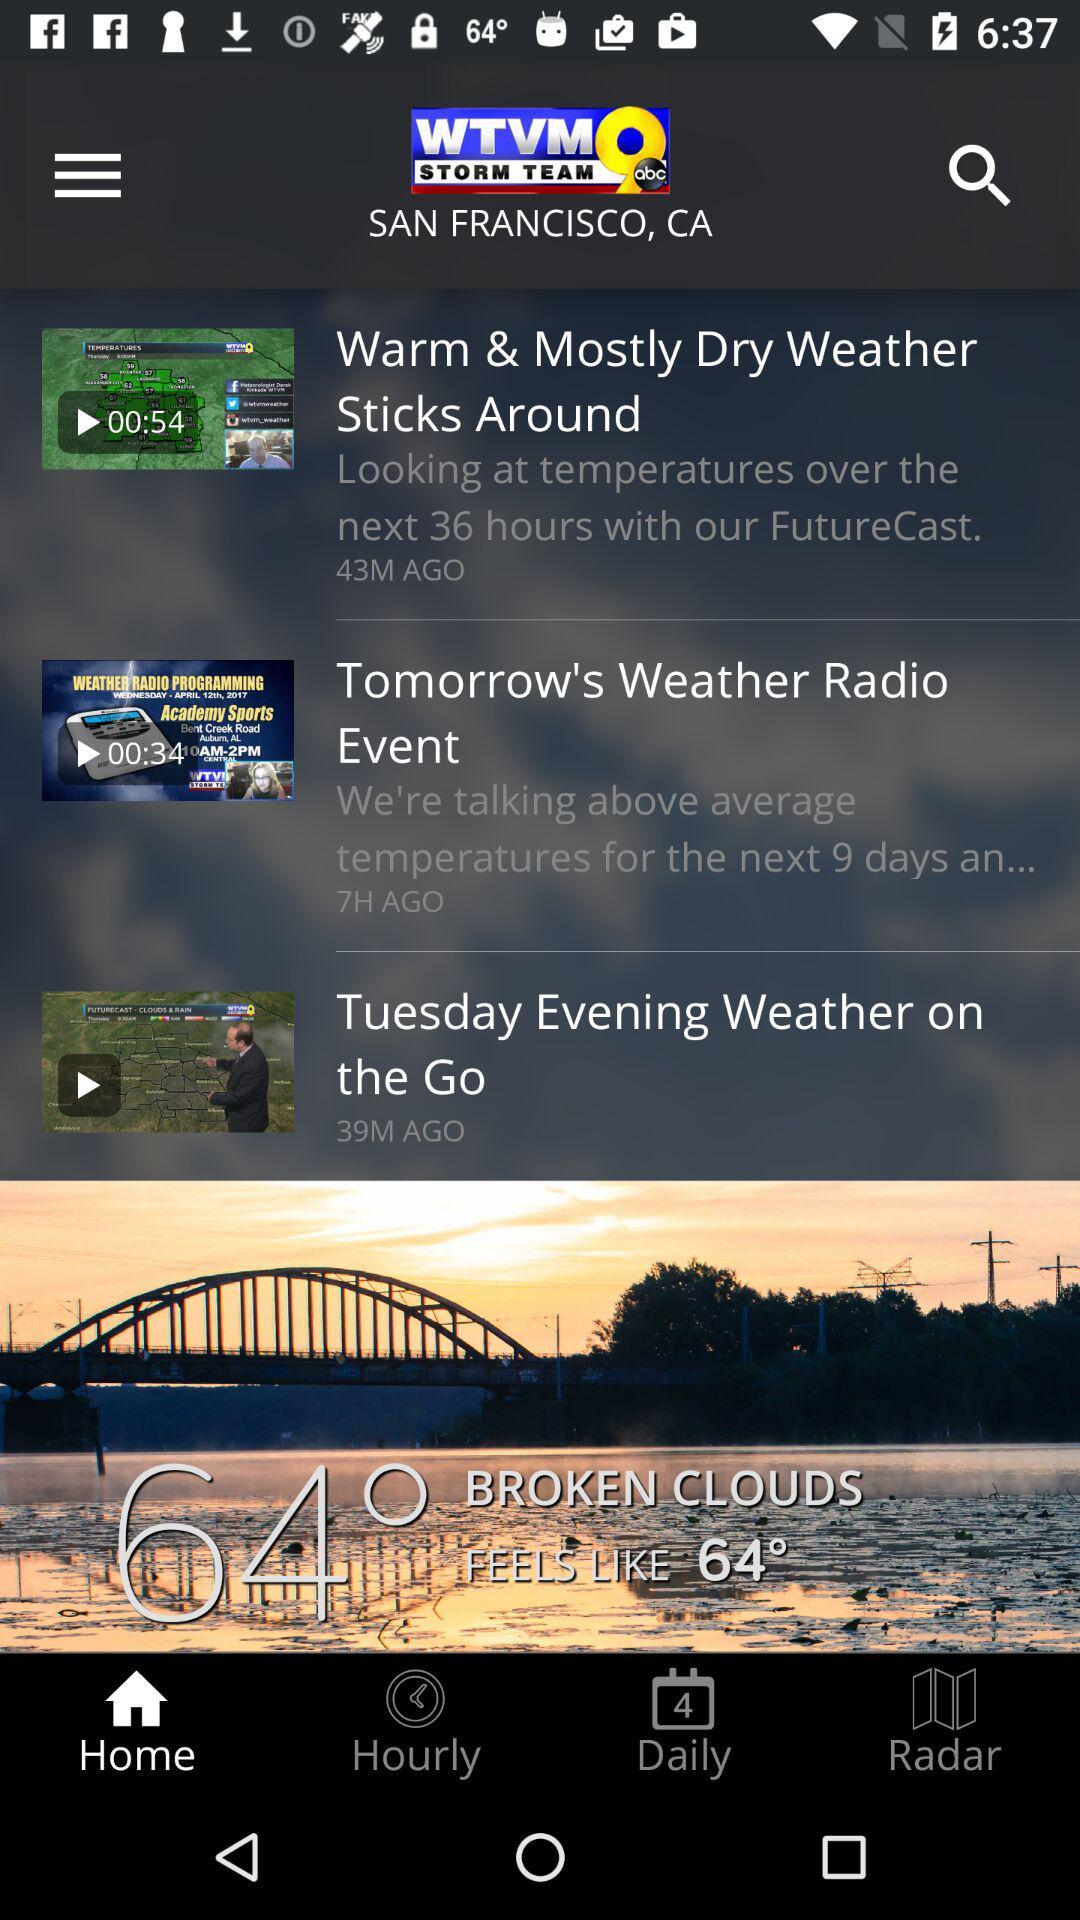 Image resolution: width=1080 pixels, height=1920 pixels. What do you see at coordinates (682, 1722) in the screenshot?
I see `the radio button next to hourly radio button` at bounding box center [682, 1722].